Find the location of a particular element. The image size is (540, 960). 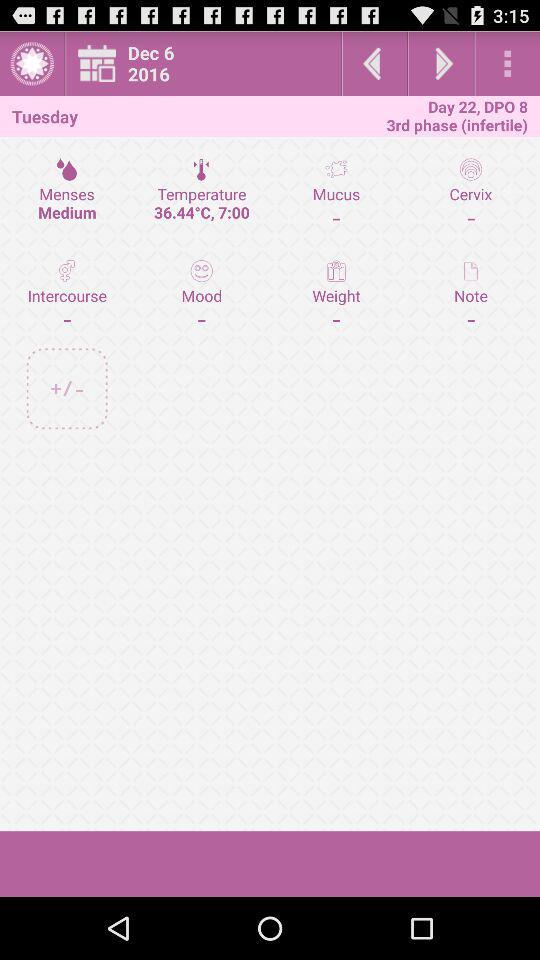

the item to the right of the mucus is located at coordinates (470, 293).